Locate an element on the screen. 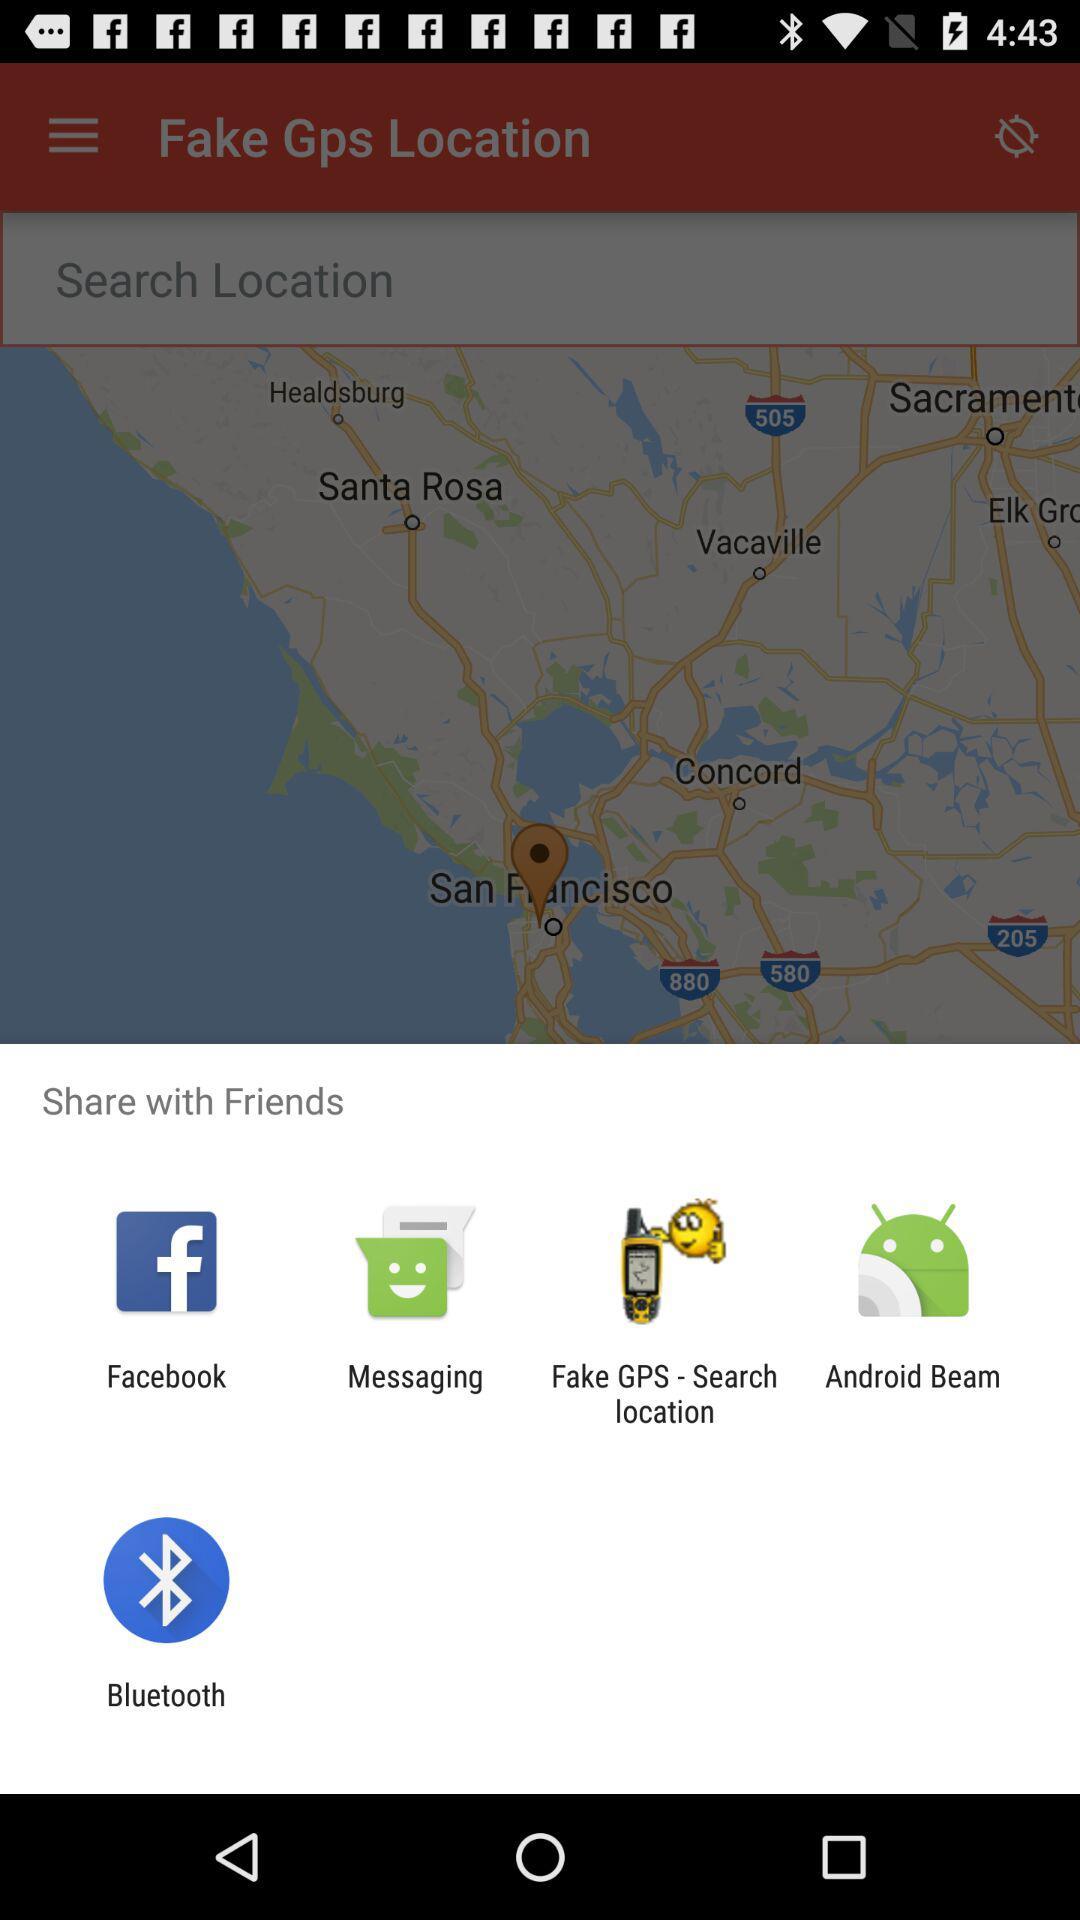 The width and height of the screenshot is (1080, 1920). the fake gps search item is located at coordinates (664, 1392).